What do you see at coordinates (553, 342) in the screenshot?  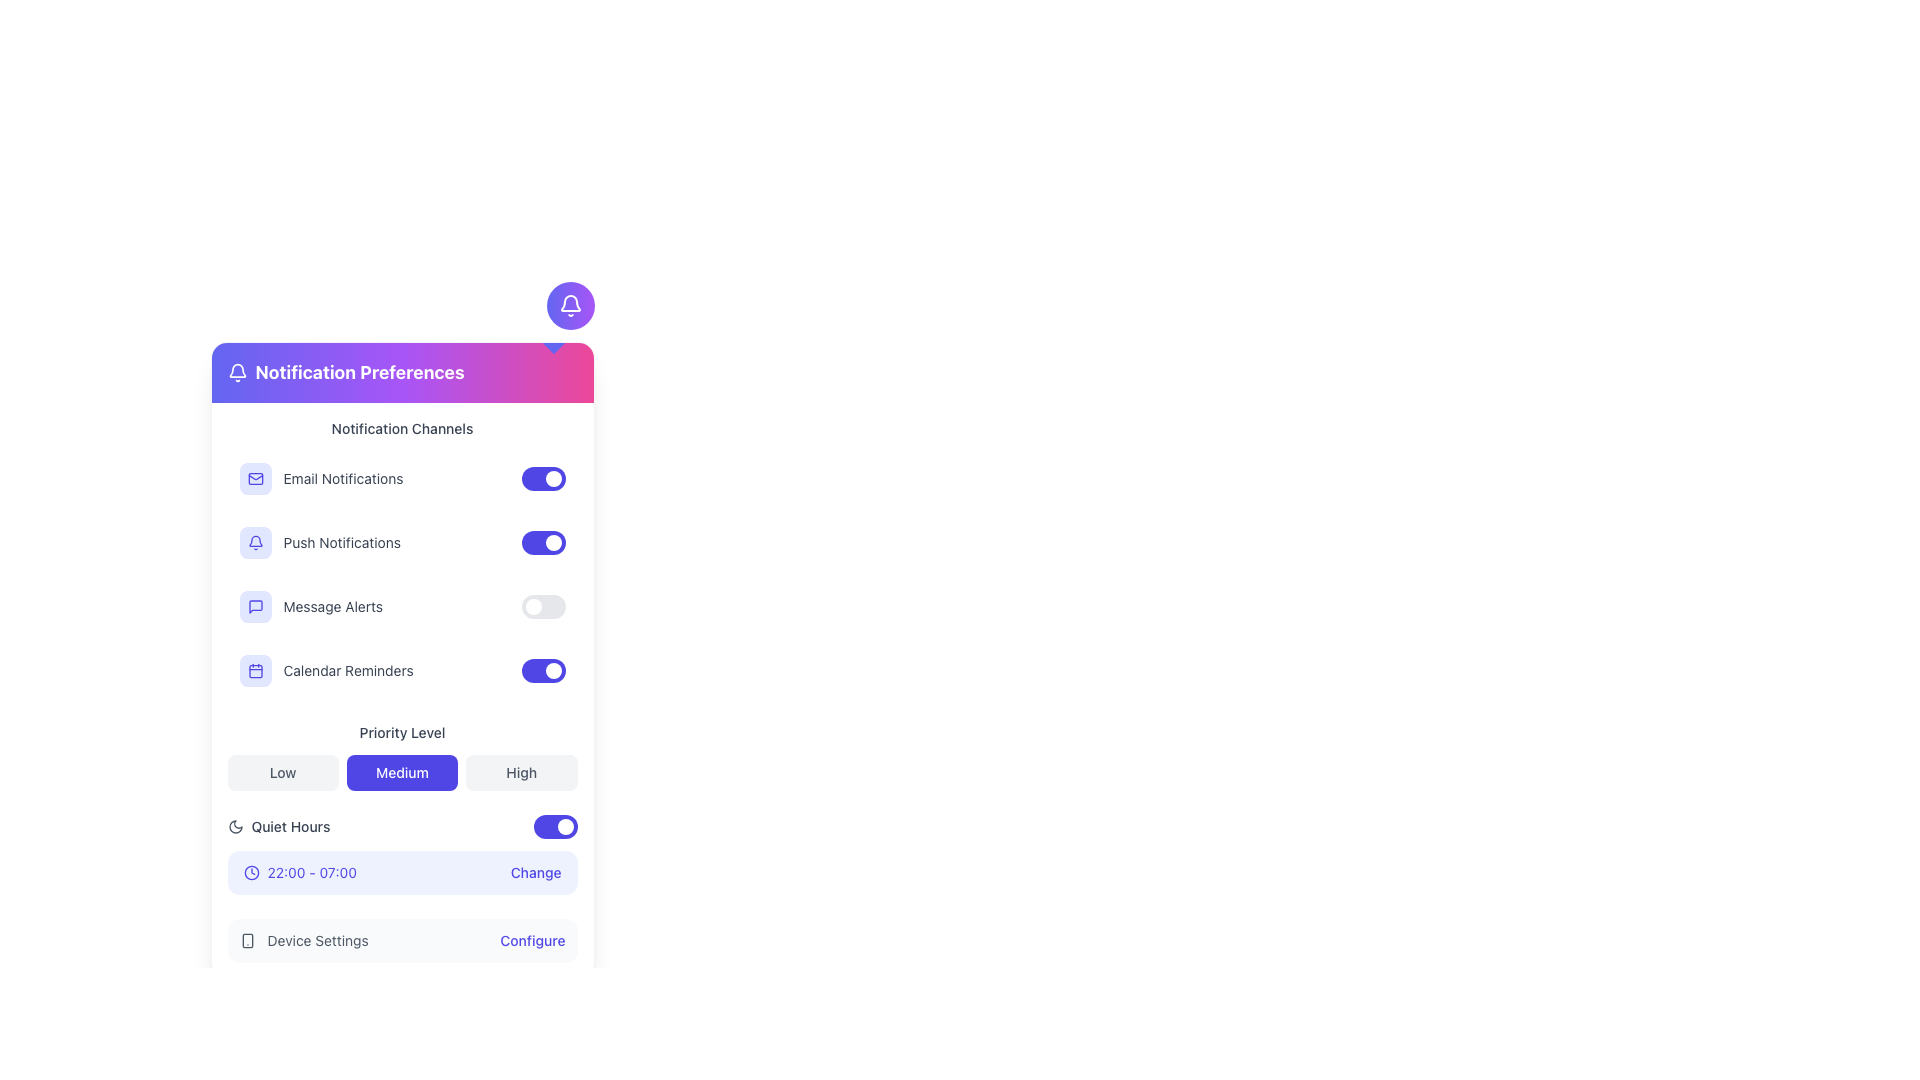 I see `the decorative shape or icon located at the top-right edge of the 'Notification Preferences' section` at bounding box center [553, 342].